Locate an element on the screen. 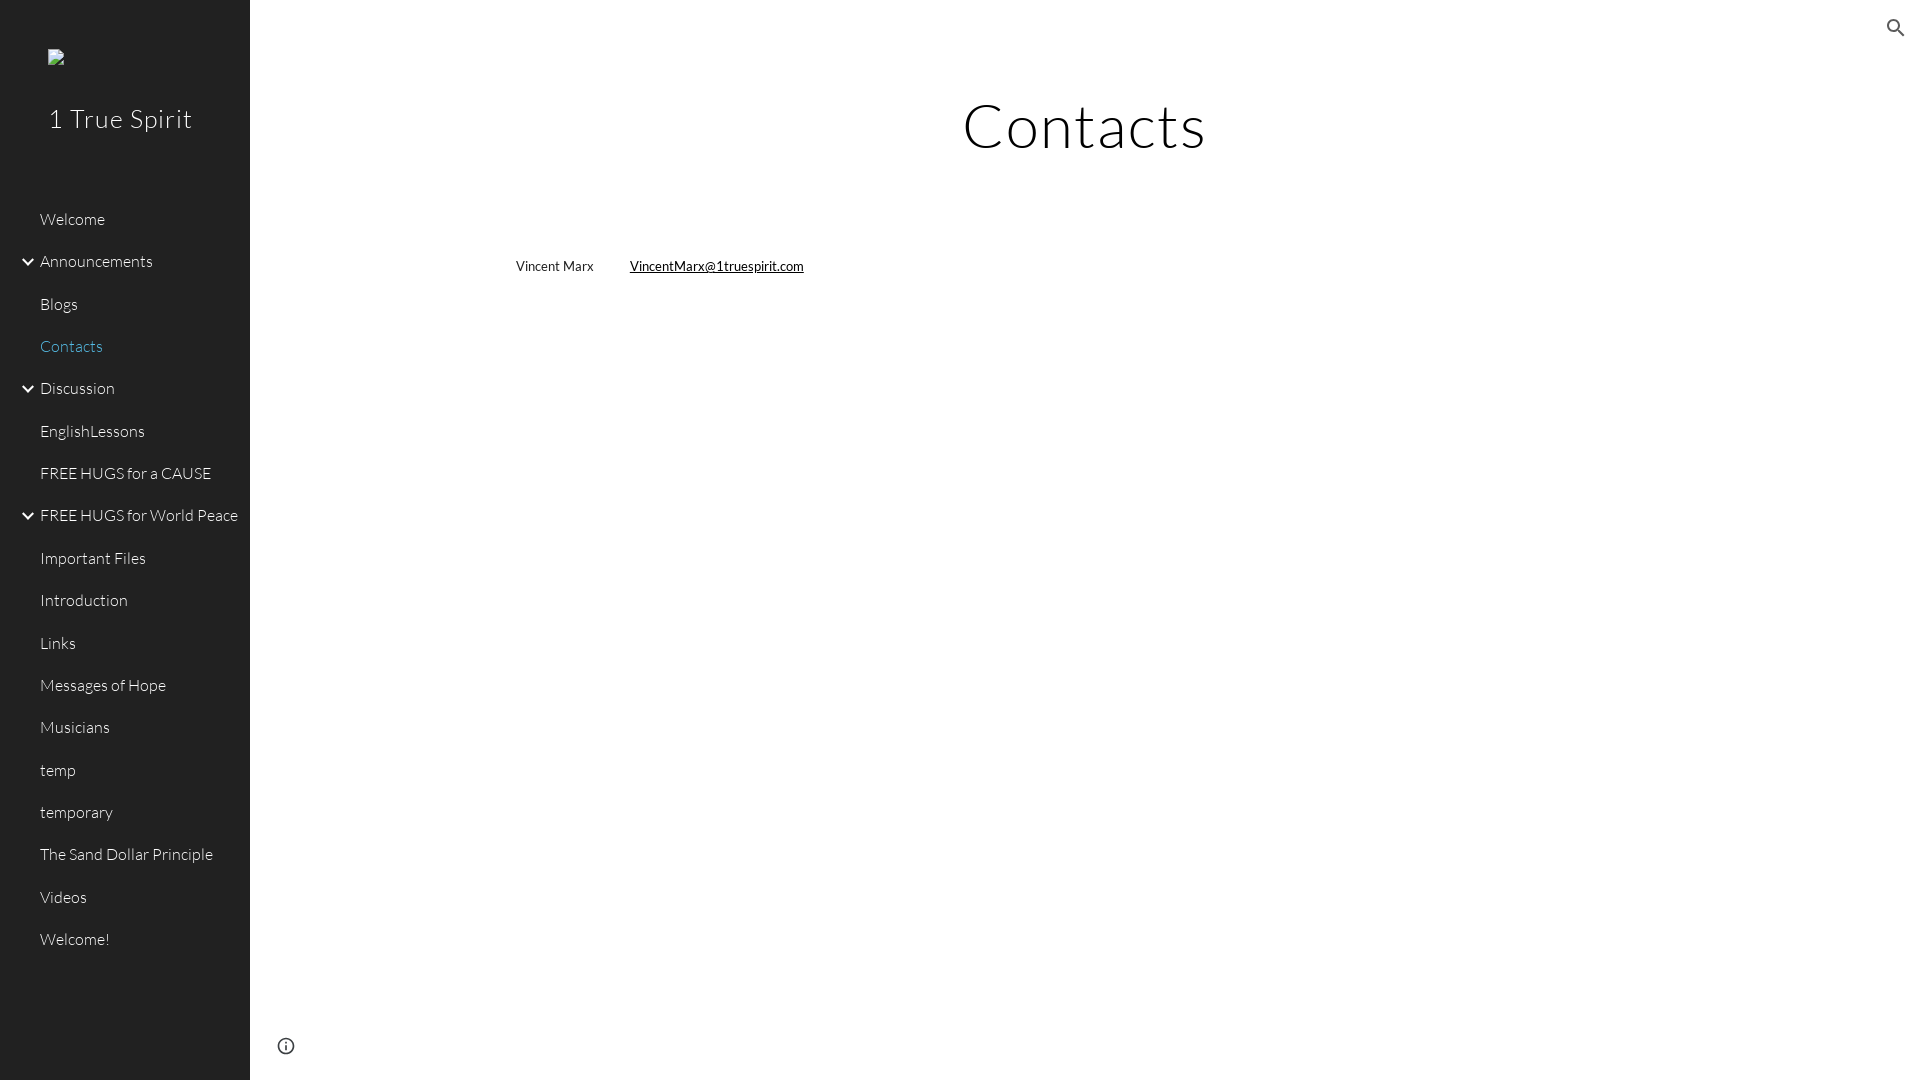  'Contacts' is located at coordinates (35, 346).